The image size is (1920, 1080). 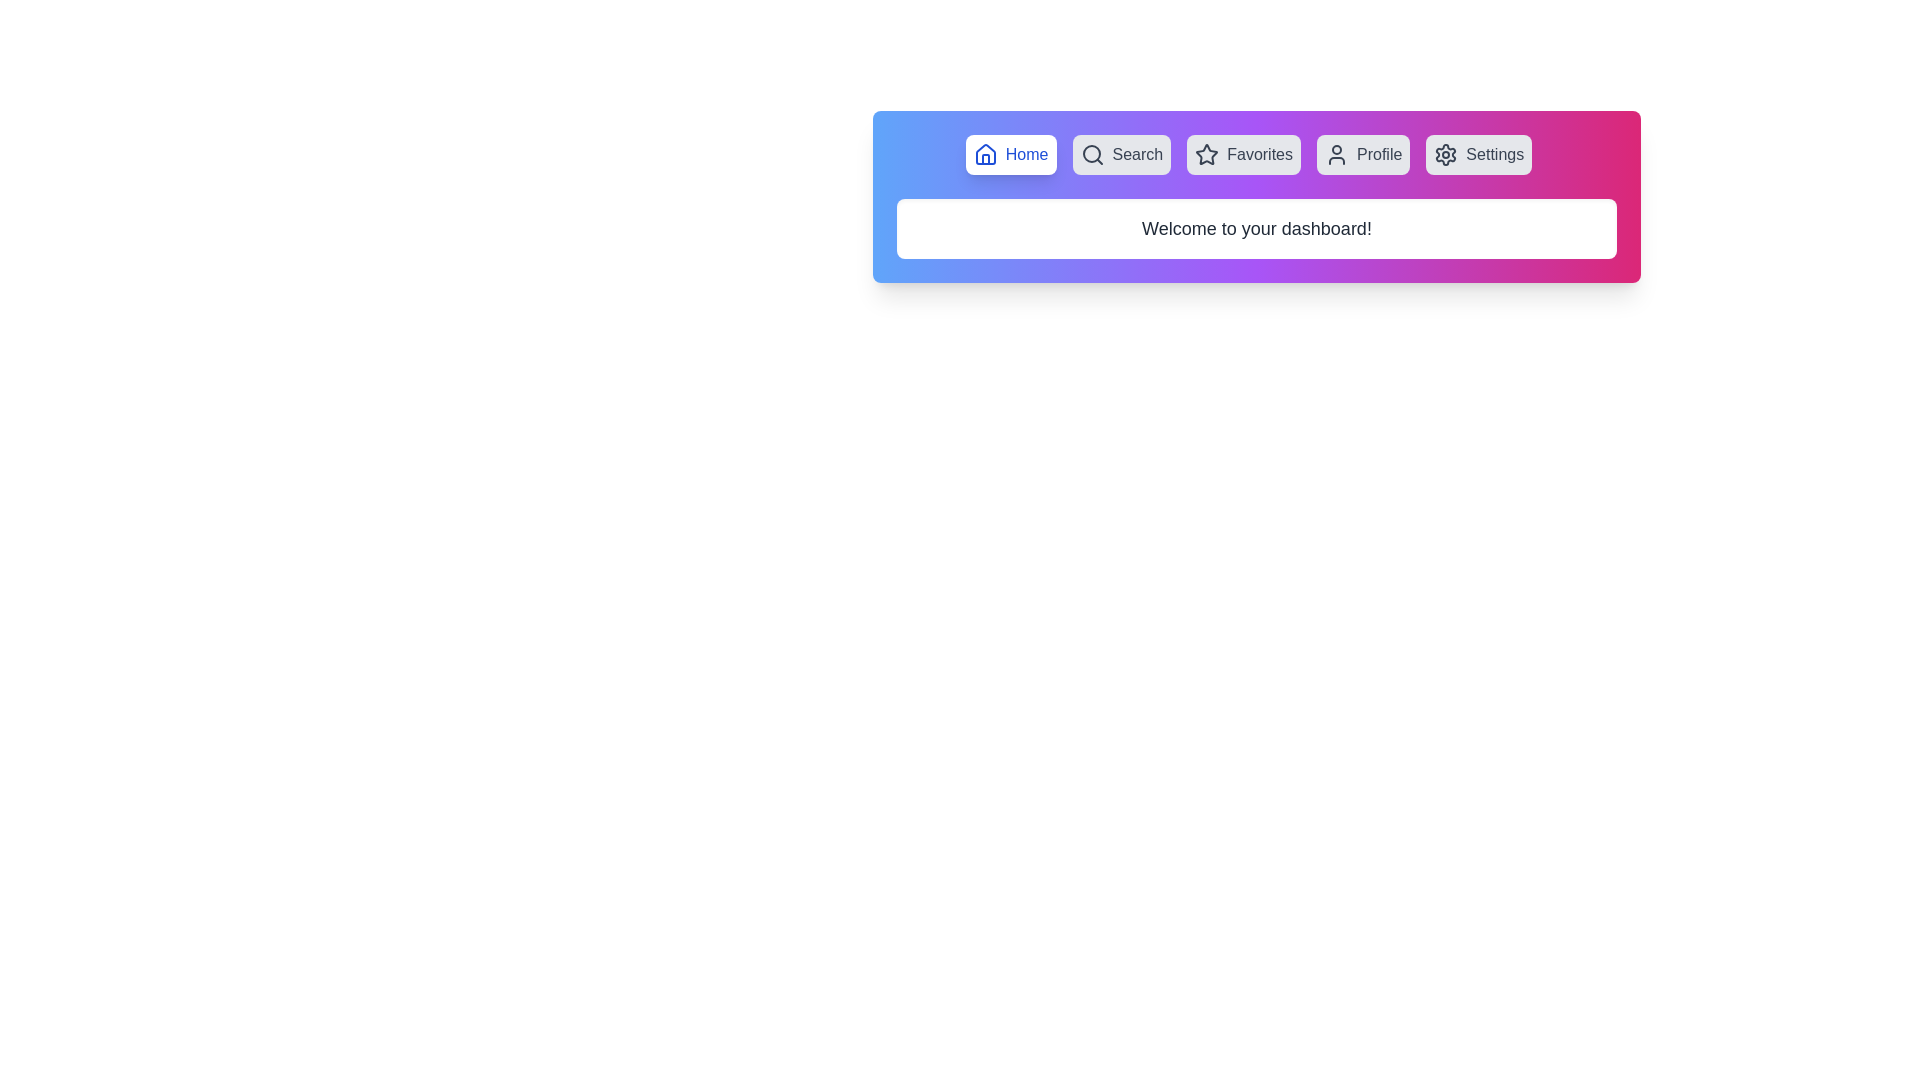 I want to click on the 'Favorites' label element, which features a star icon to its left and is styled with a light gray background and rounded corners, located in the top navigation bar as the third option after 'Home' and 'Search', so click(x=1243, y=153).